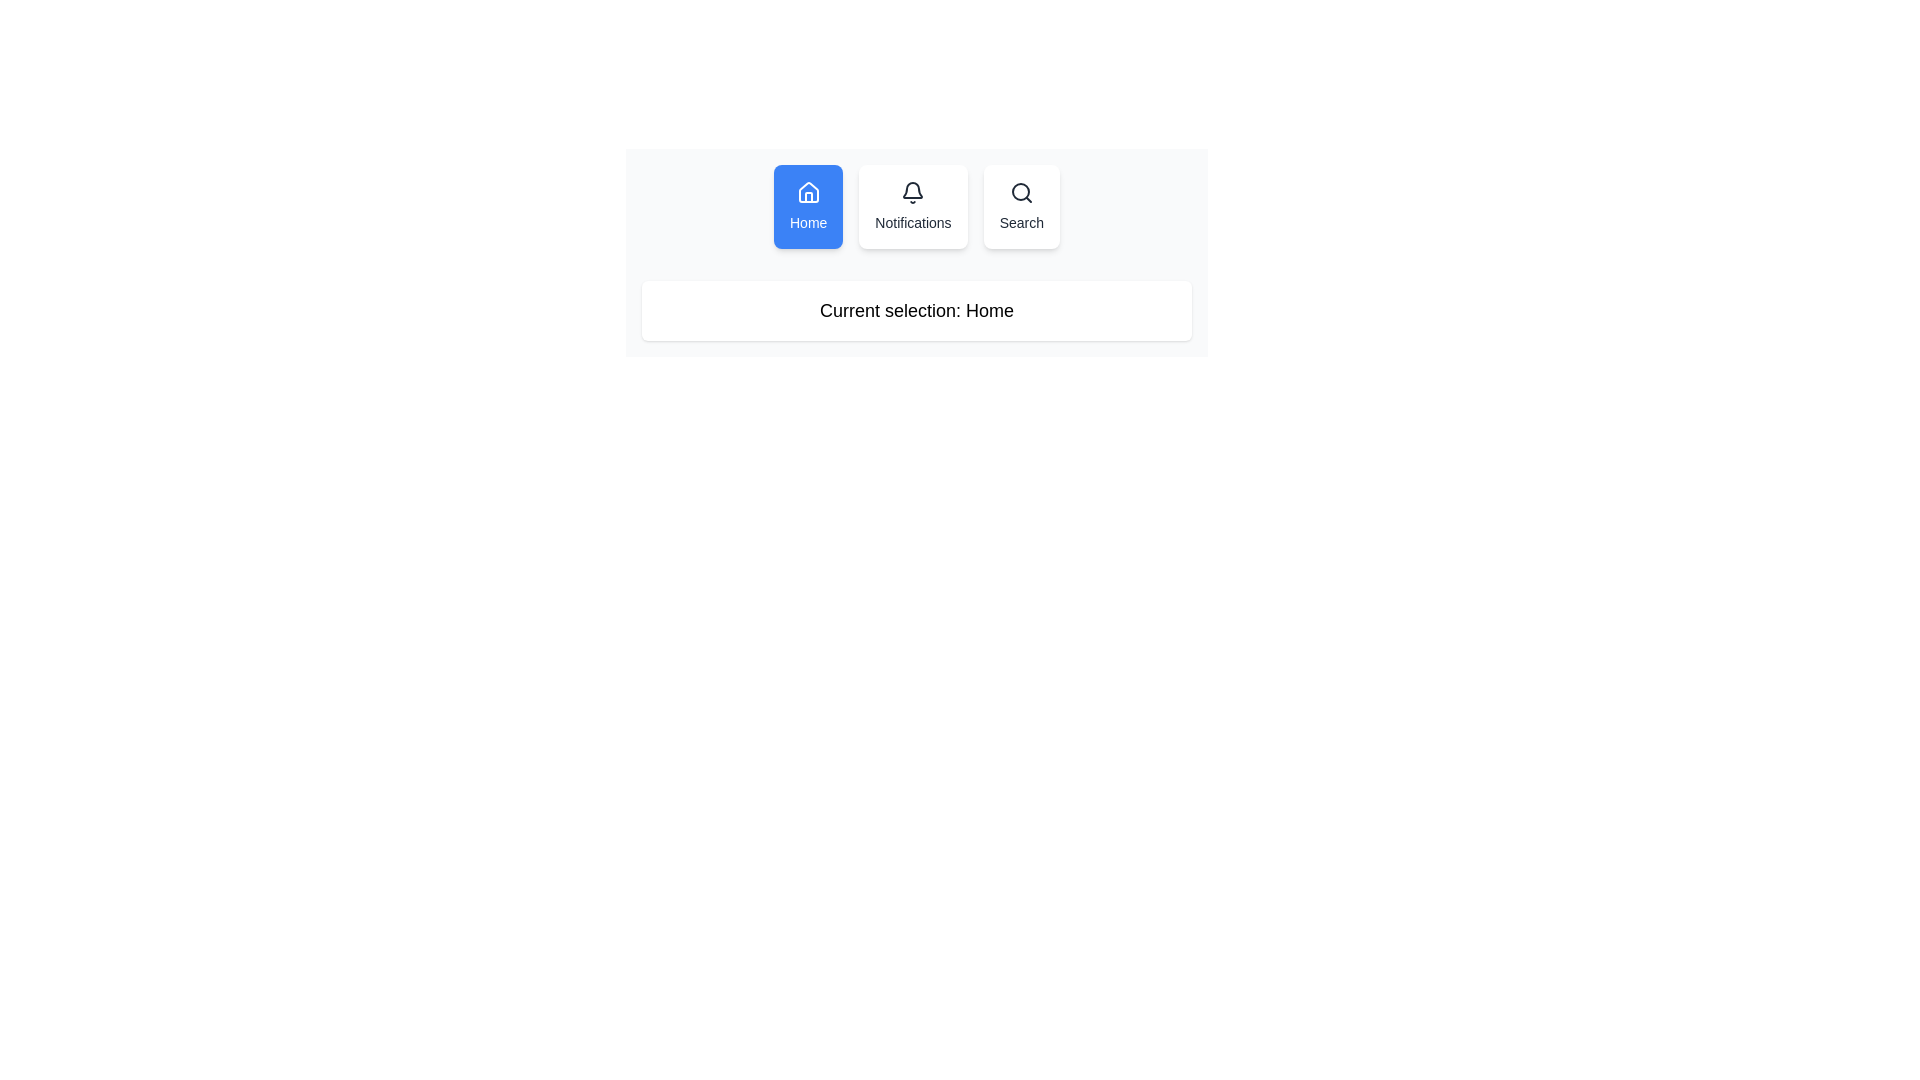 The height and width of the screenshot is (1080, 1920). Describe the element at coordinates (808, 192) in the screenshot. I see `the 'Home' icon in the navigation bar` at that location.